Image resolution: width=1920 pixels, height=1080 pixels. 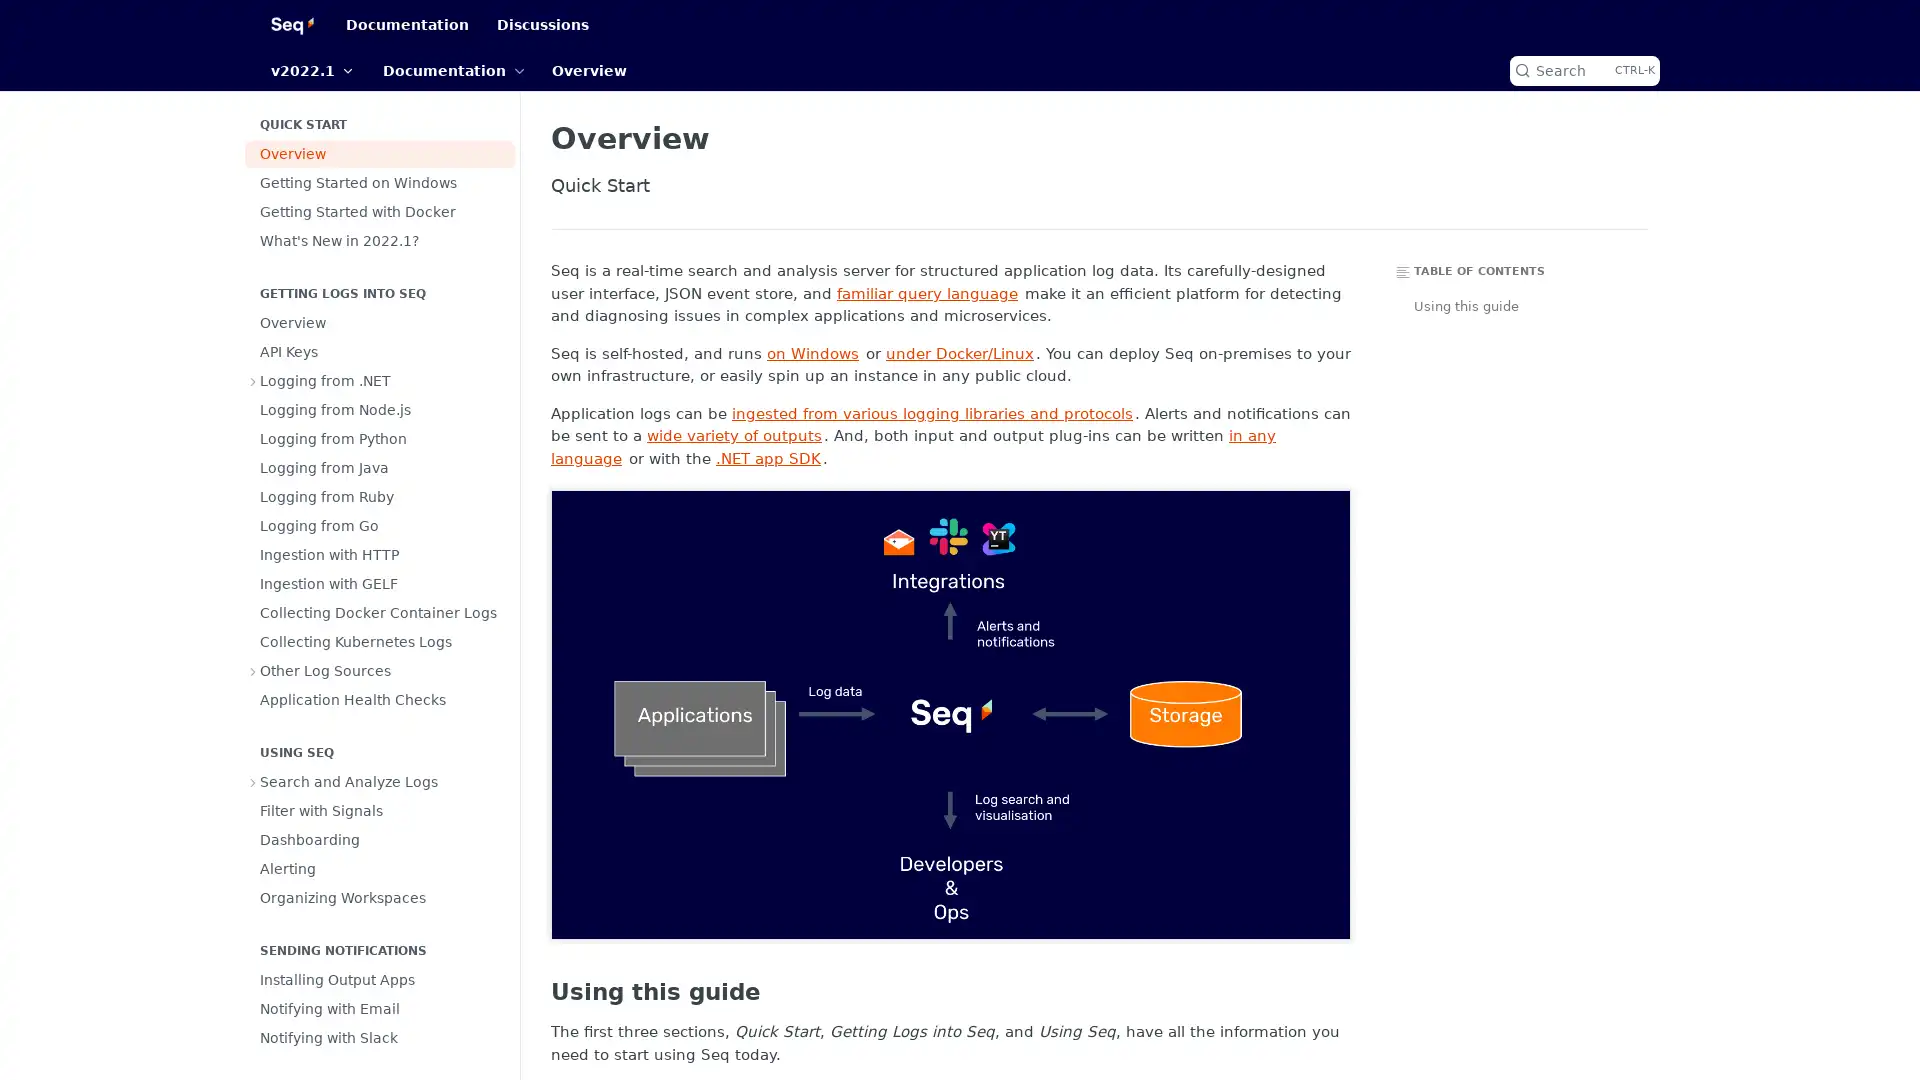 What do you see at coordinates (452, 69) in the screenshot?
I see `Documentation` at bounding box center [452, 69].